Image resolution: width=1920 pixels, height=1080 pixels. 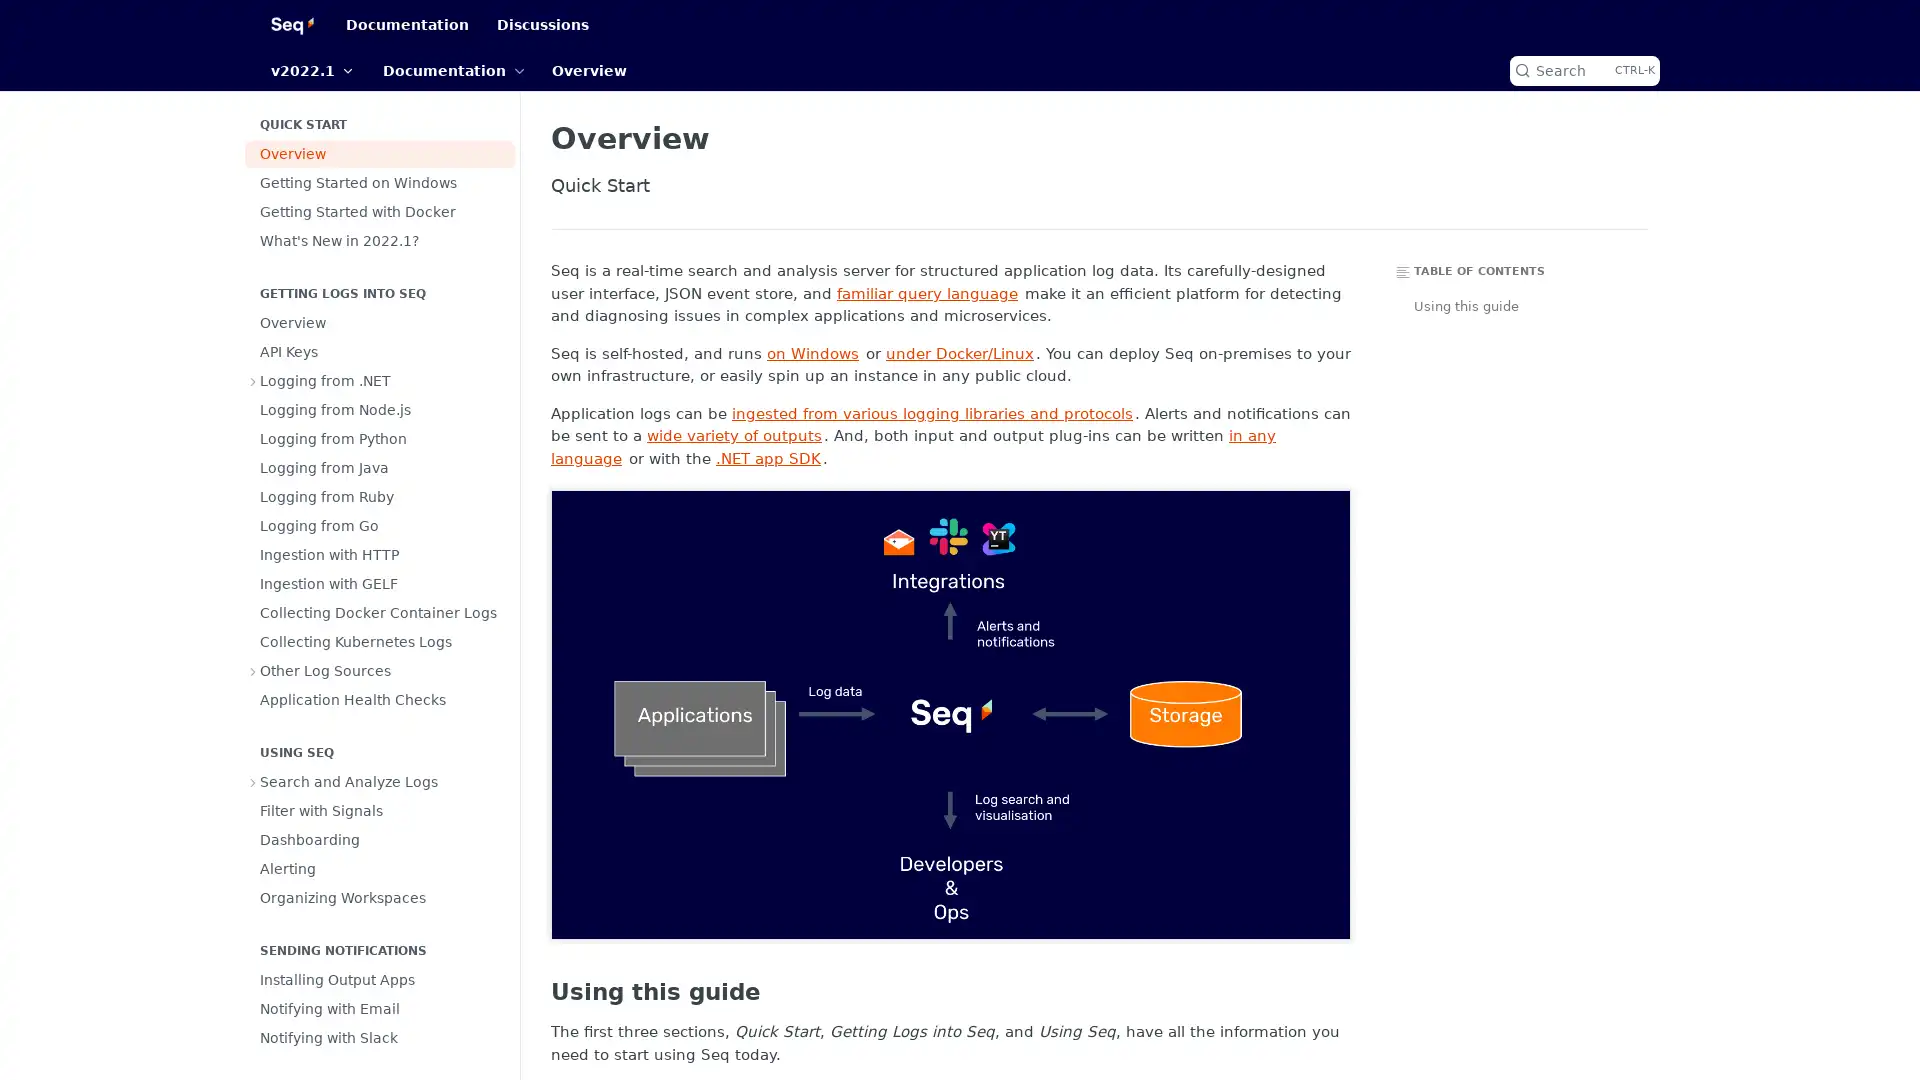 What do you see at coordinates (452, 69) in the screenshot?
I see `Documentation` at bounding box center [452, 69].